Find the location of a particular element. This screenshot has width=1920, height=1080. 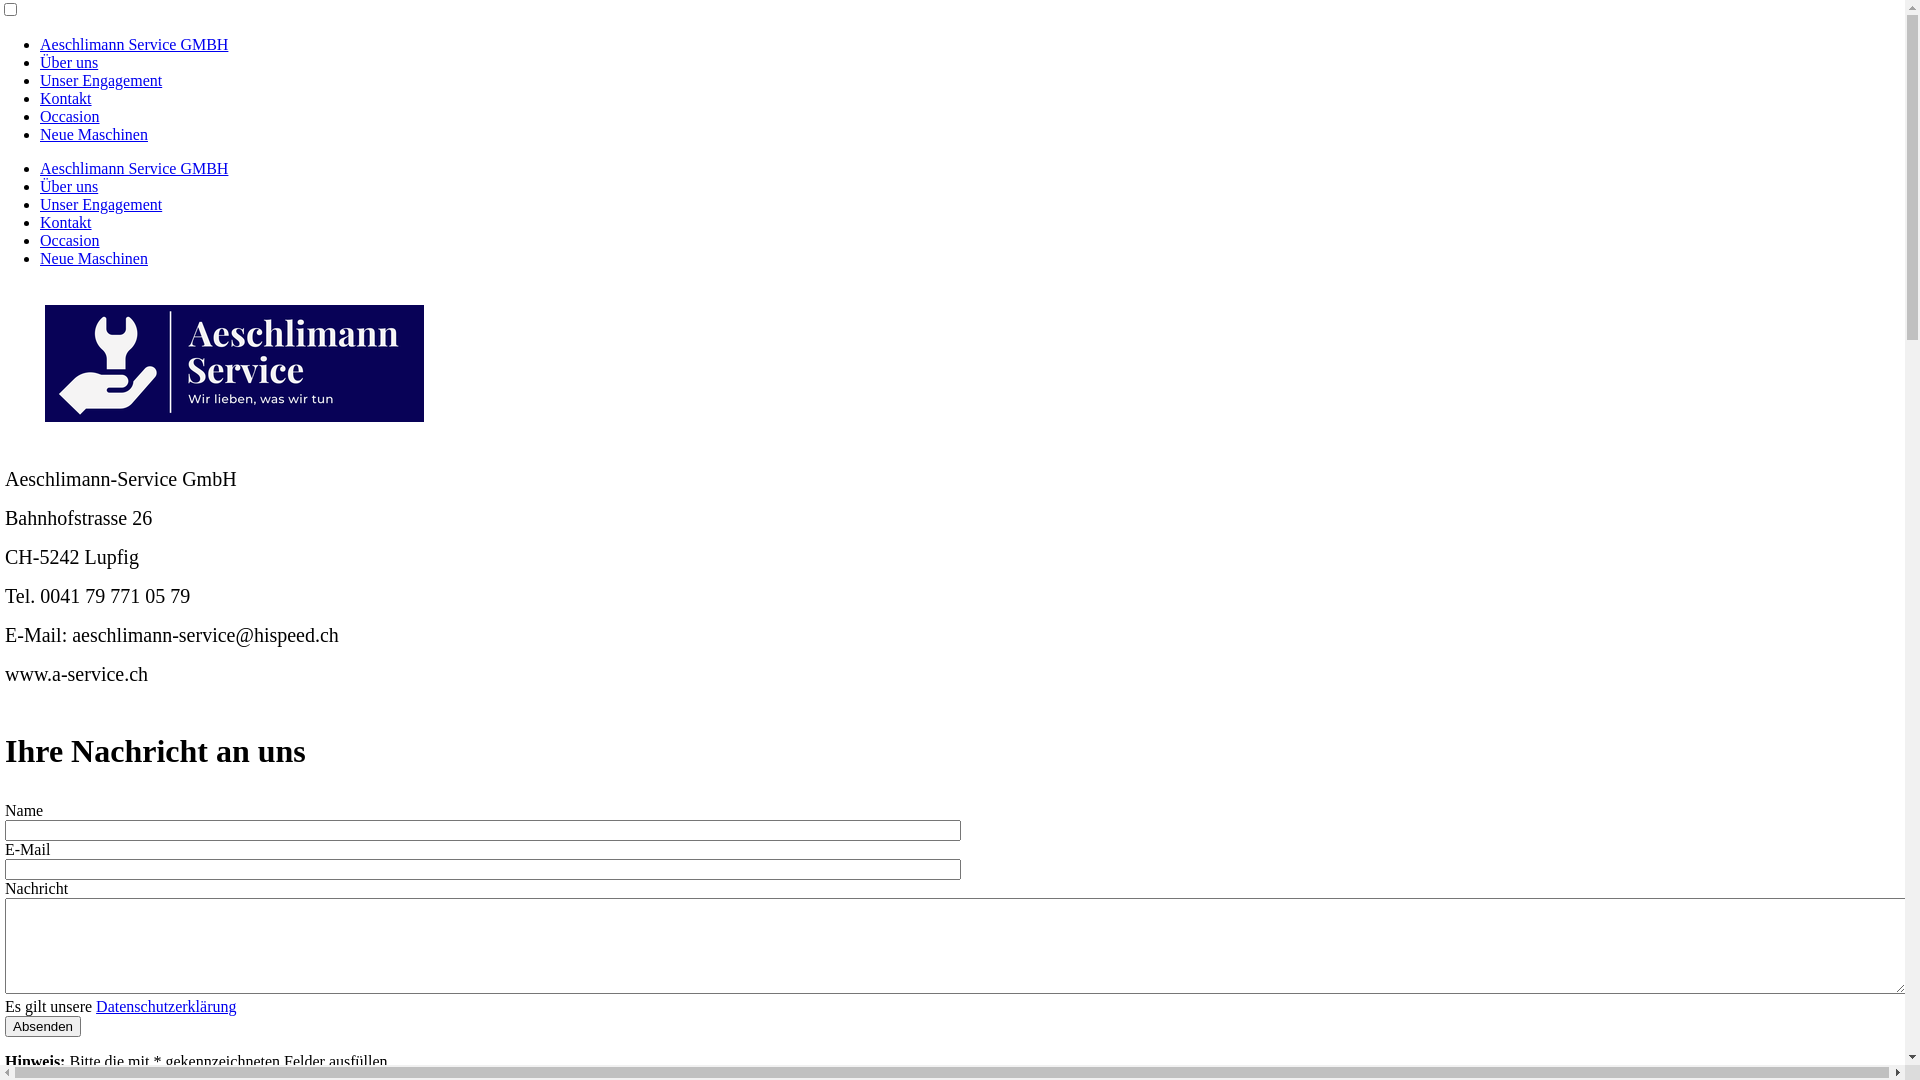

'Absenden' is located at coordinates (43, 1026).